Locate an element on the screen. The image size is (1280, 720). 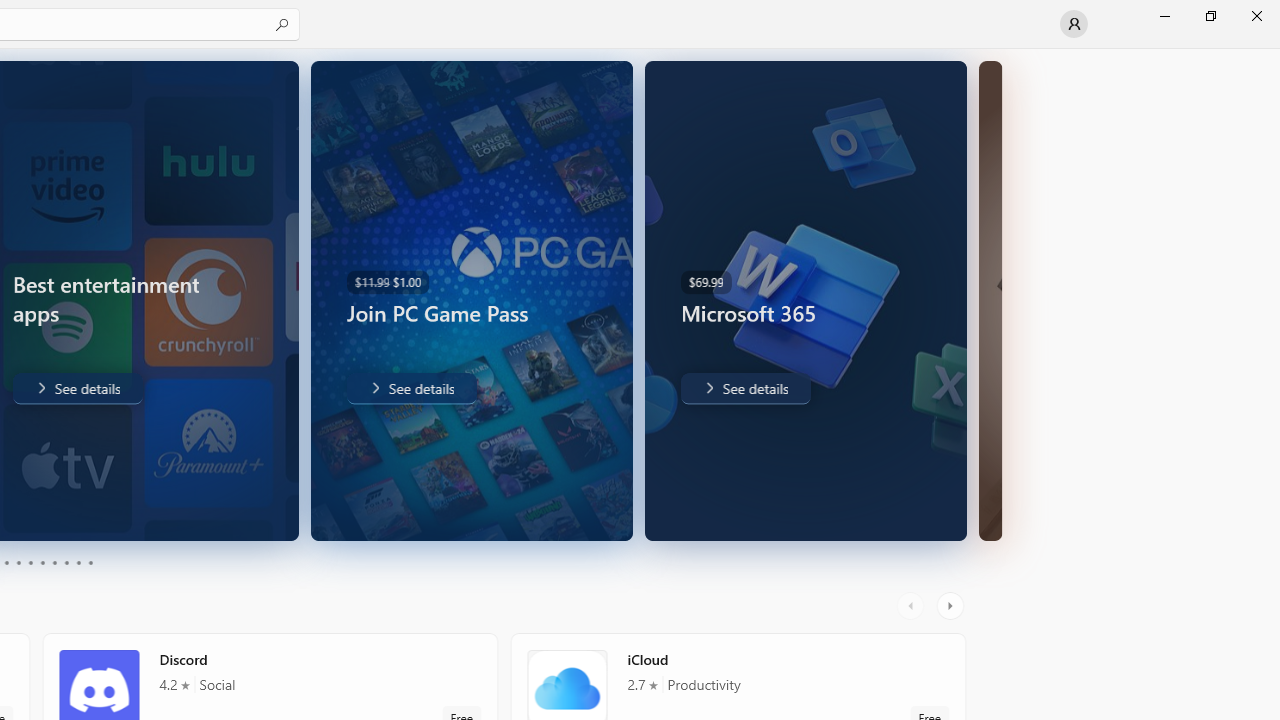
'Page 7' is located at coordinates (54, 563).